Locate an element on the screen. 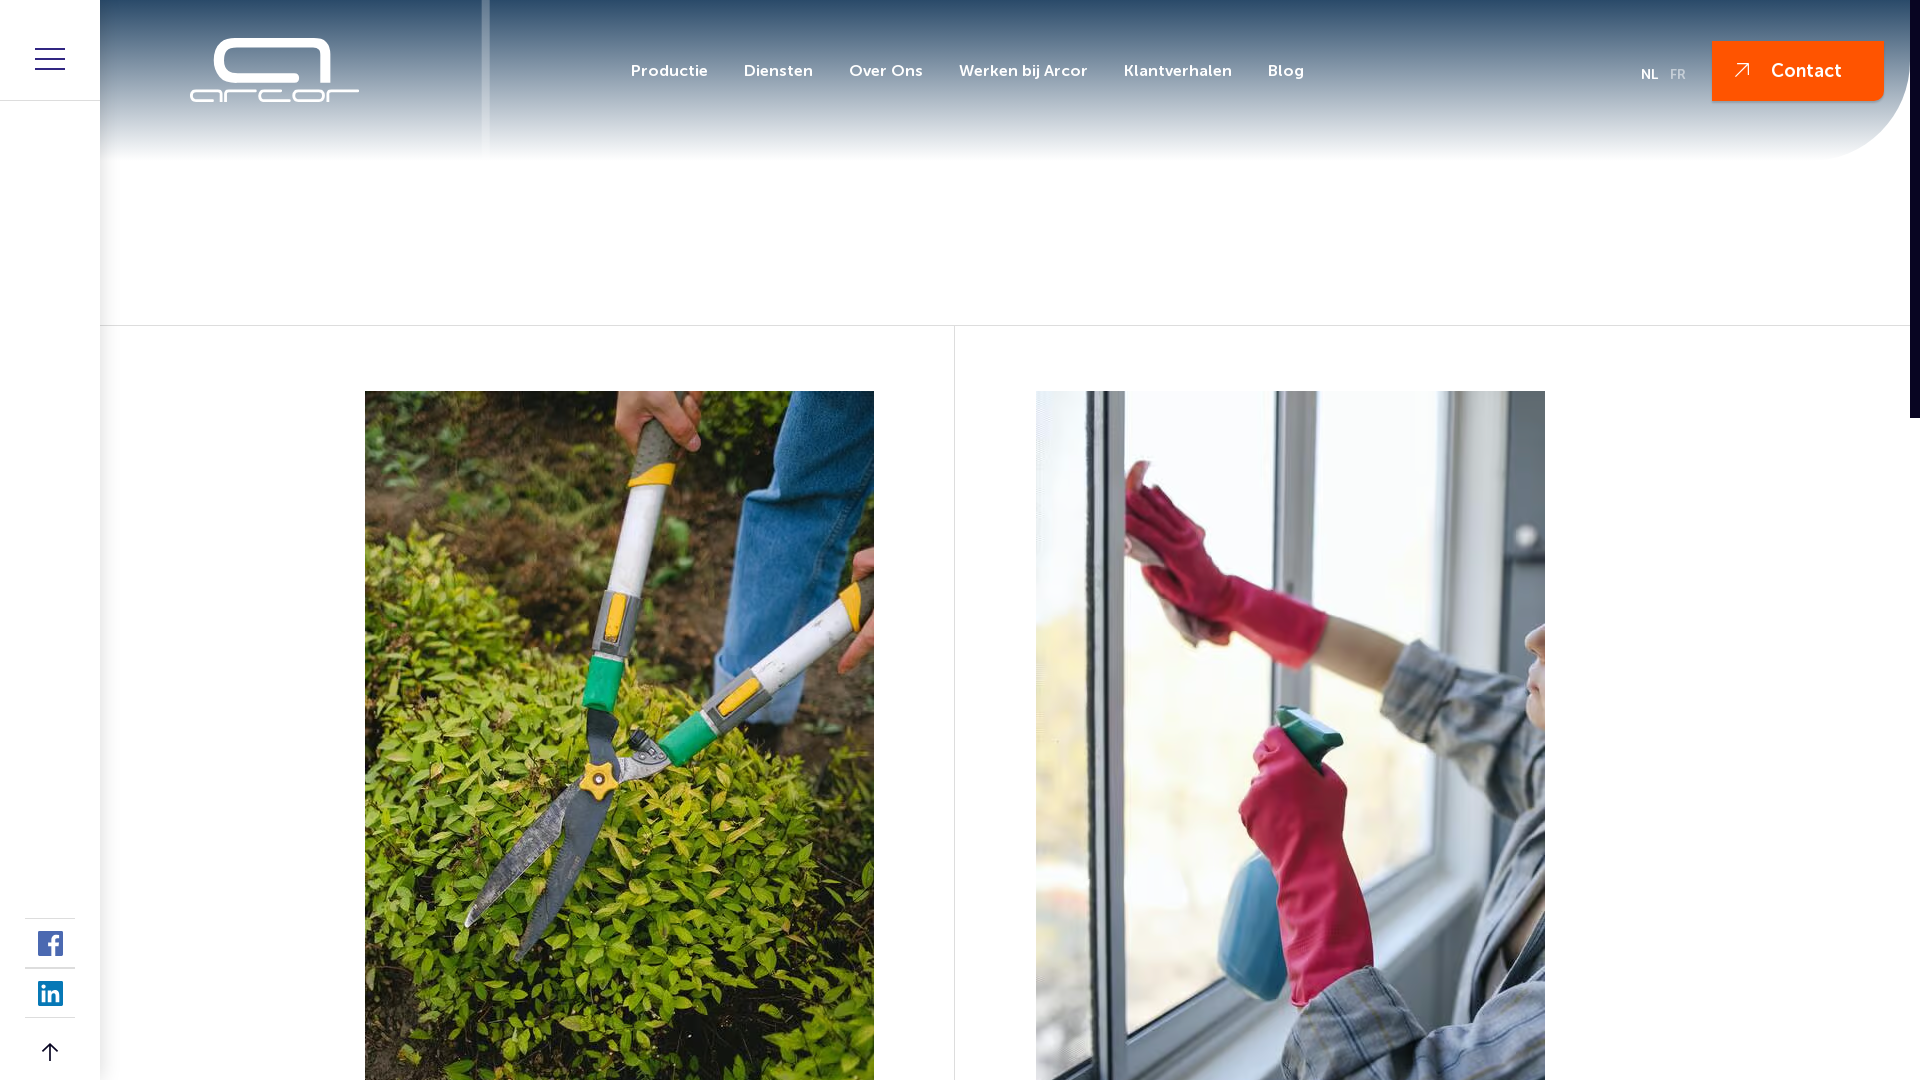 The image size is (1920, 1080). 'Werken bij Arcor' is located at coordinates (945, 69).